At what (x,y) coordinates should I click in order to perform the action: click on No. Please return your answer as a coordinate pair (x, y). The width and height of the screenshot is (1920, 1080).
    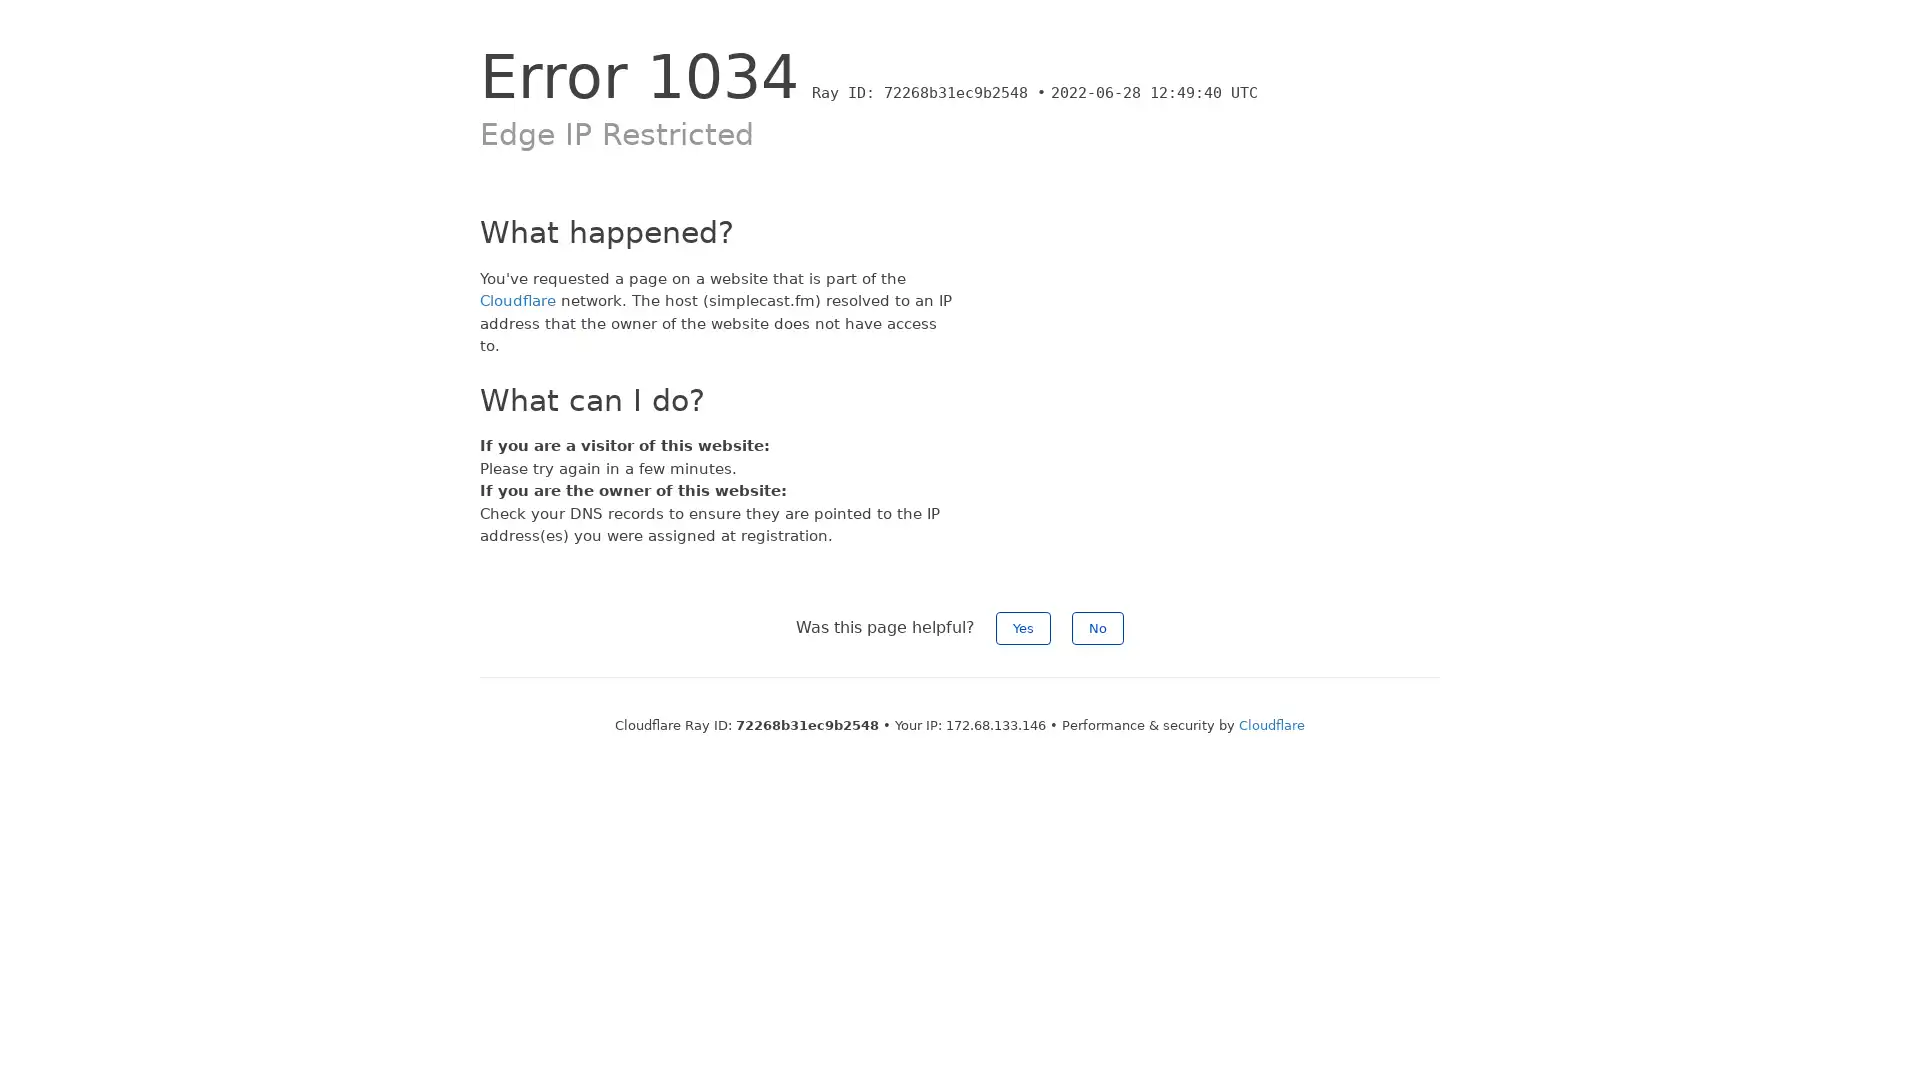
    Looking at the image, I should click on (1097, 626).